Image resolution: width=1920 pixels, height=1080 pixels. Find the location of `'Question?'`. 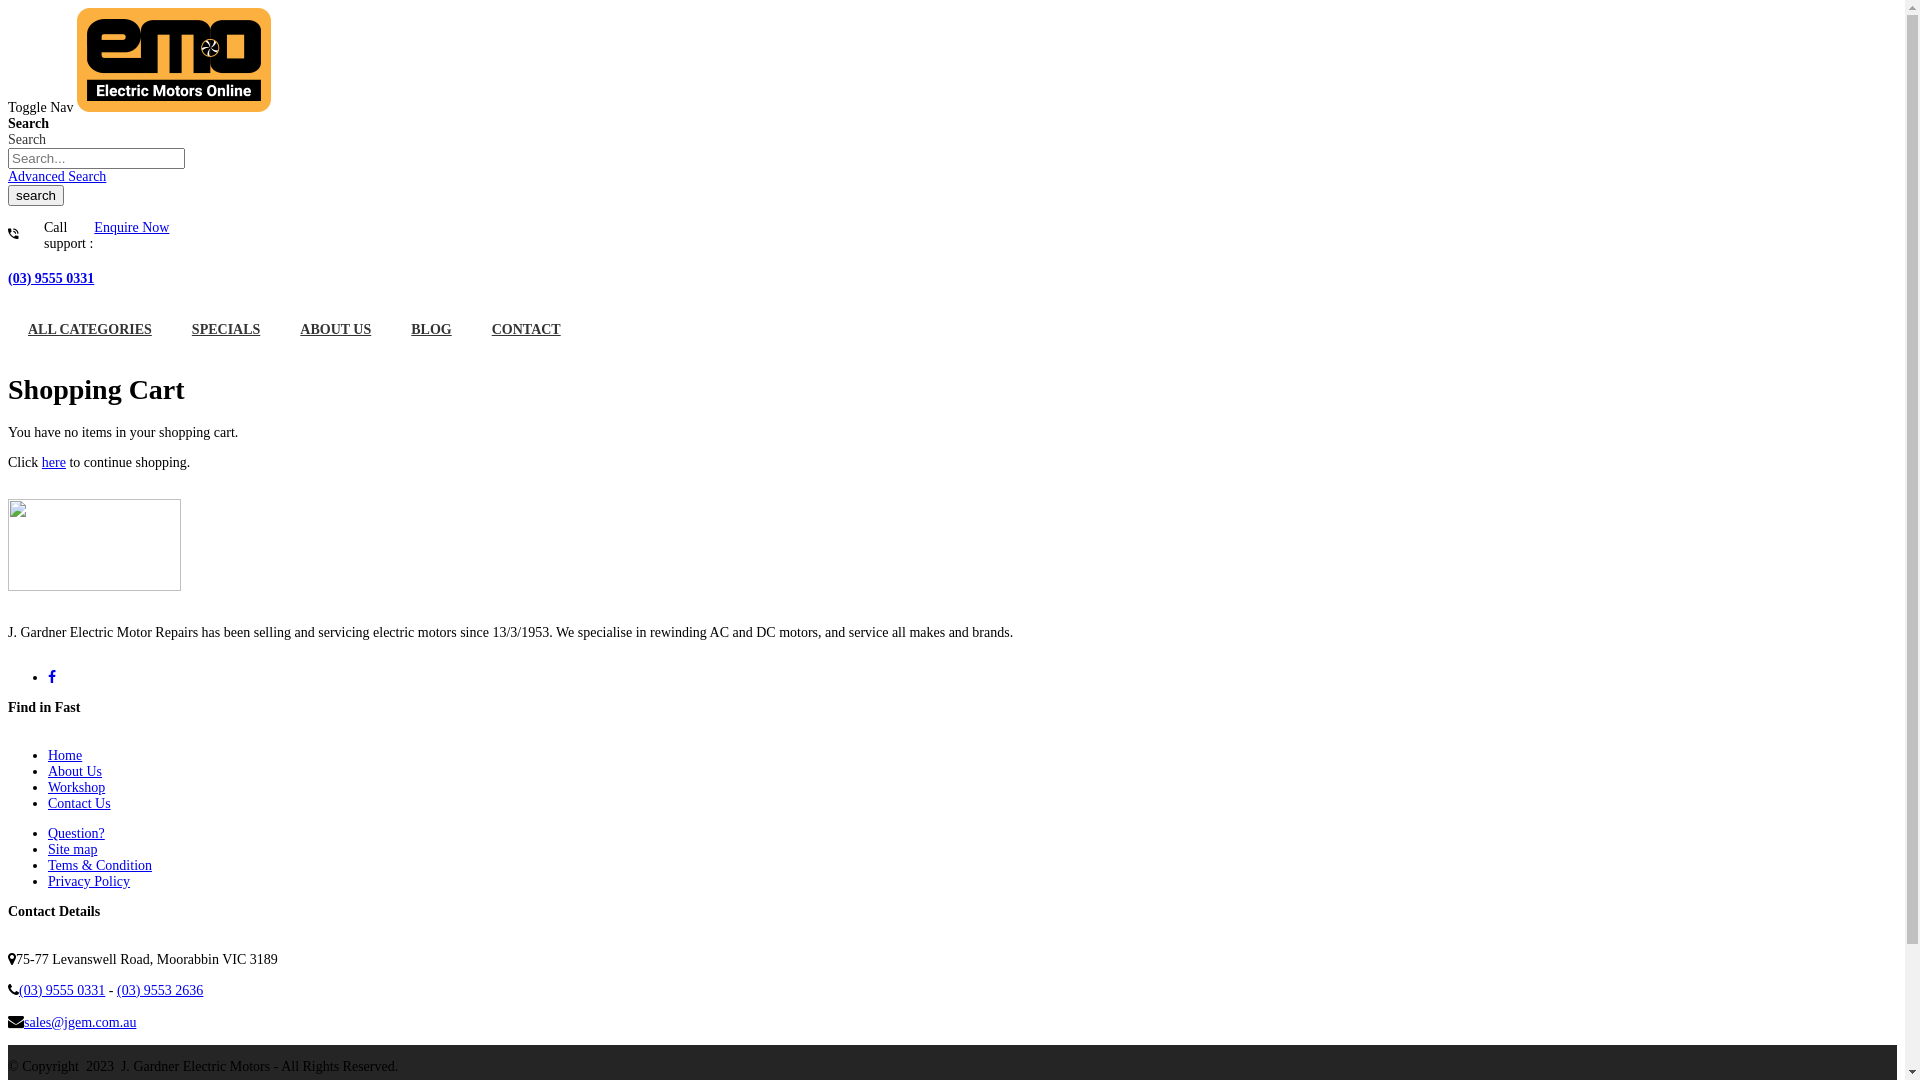

'Question?' is located at coordinates (48, 833).